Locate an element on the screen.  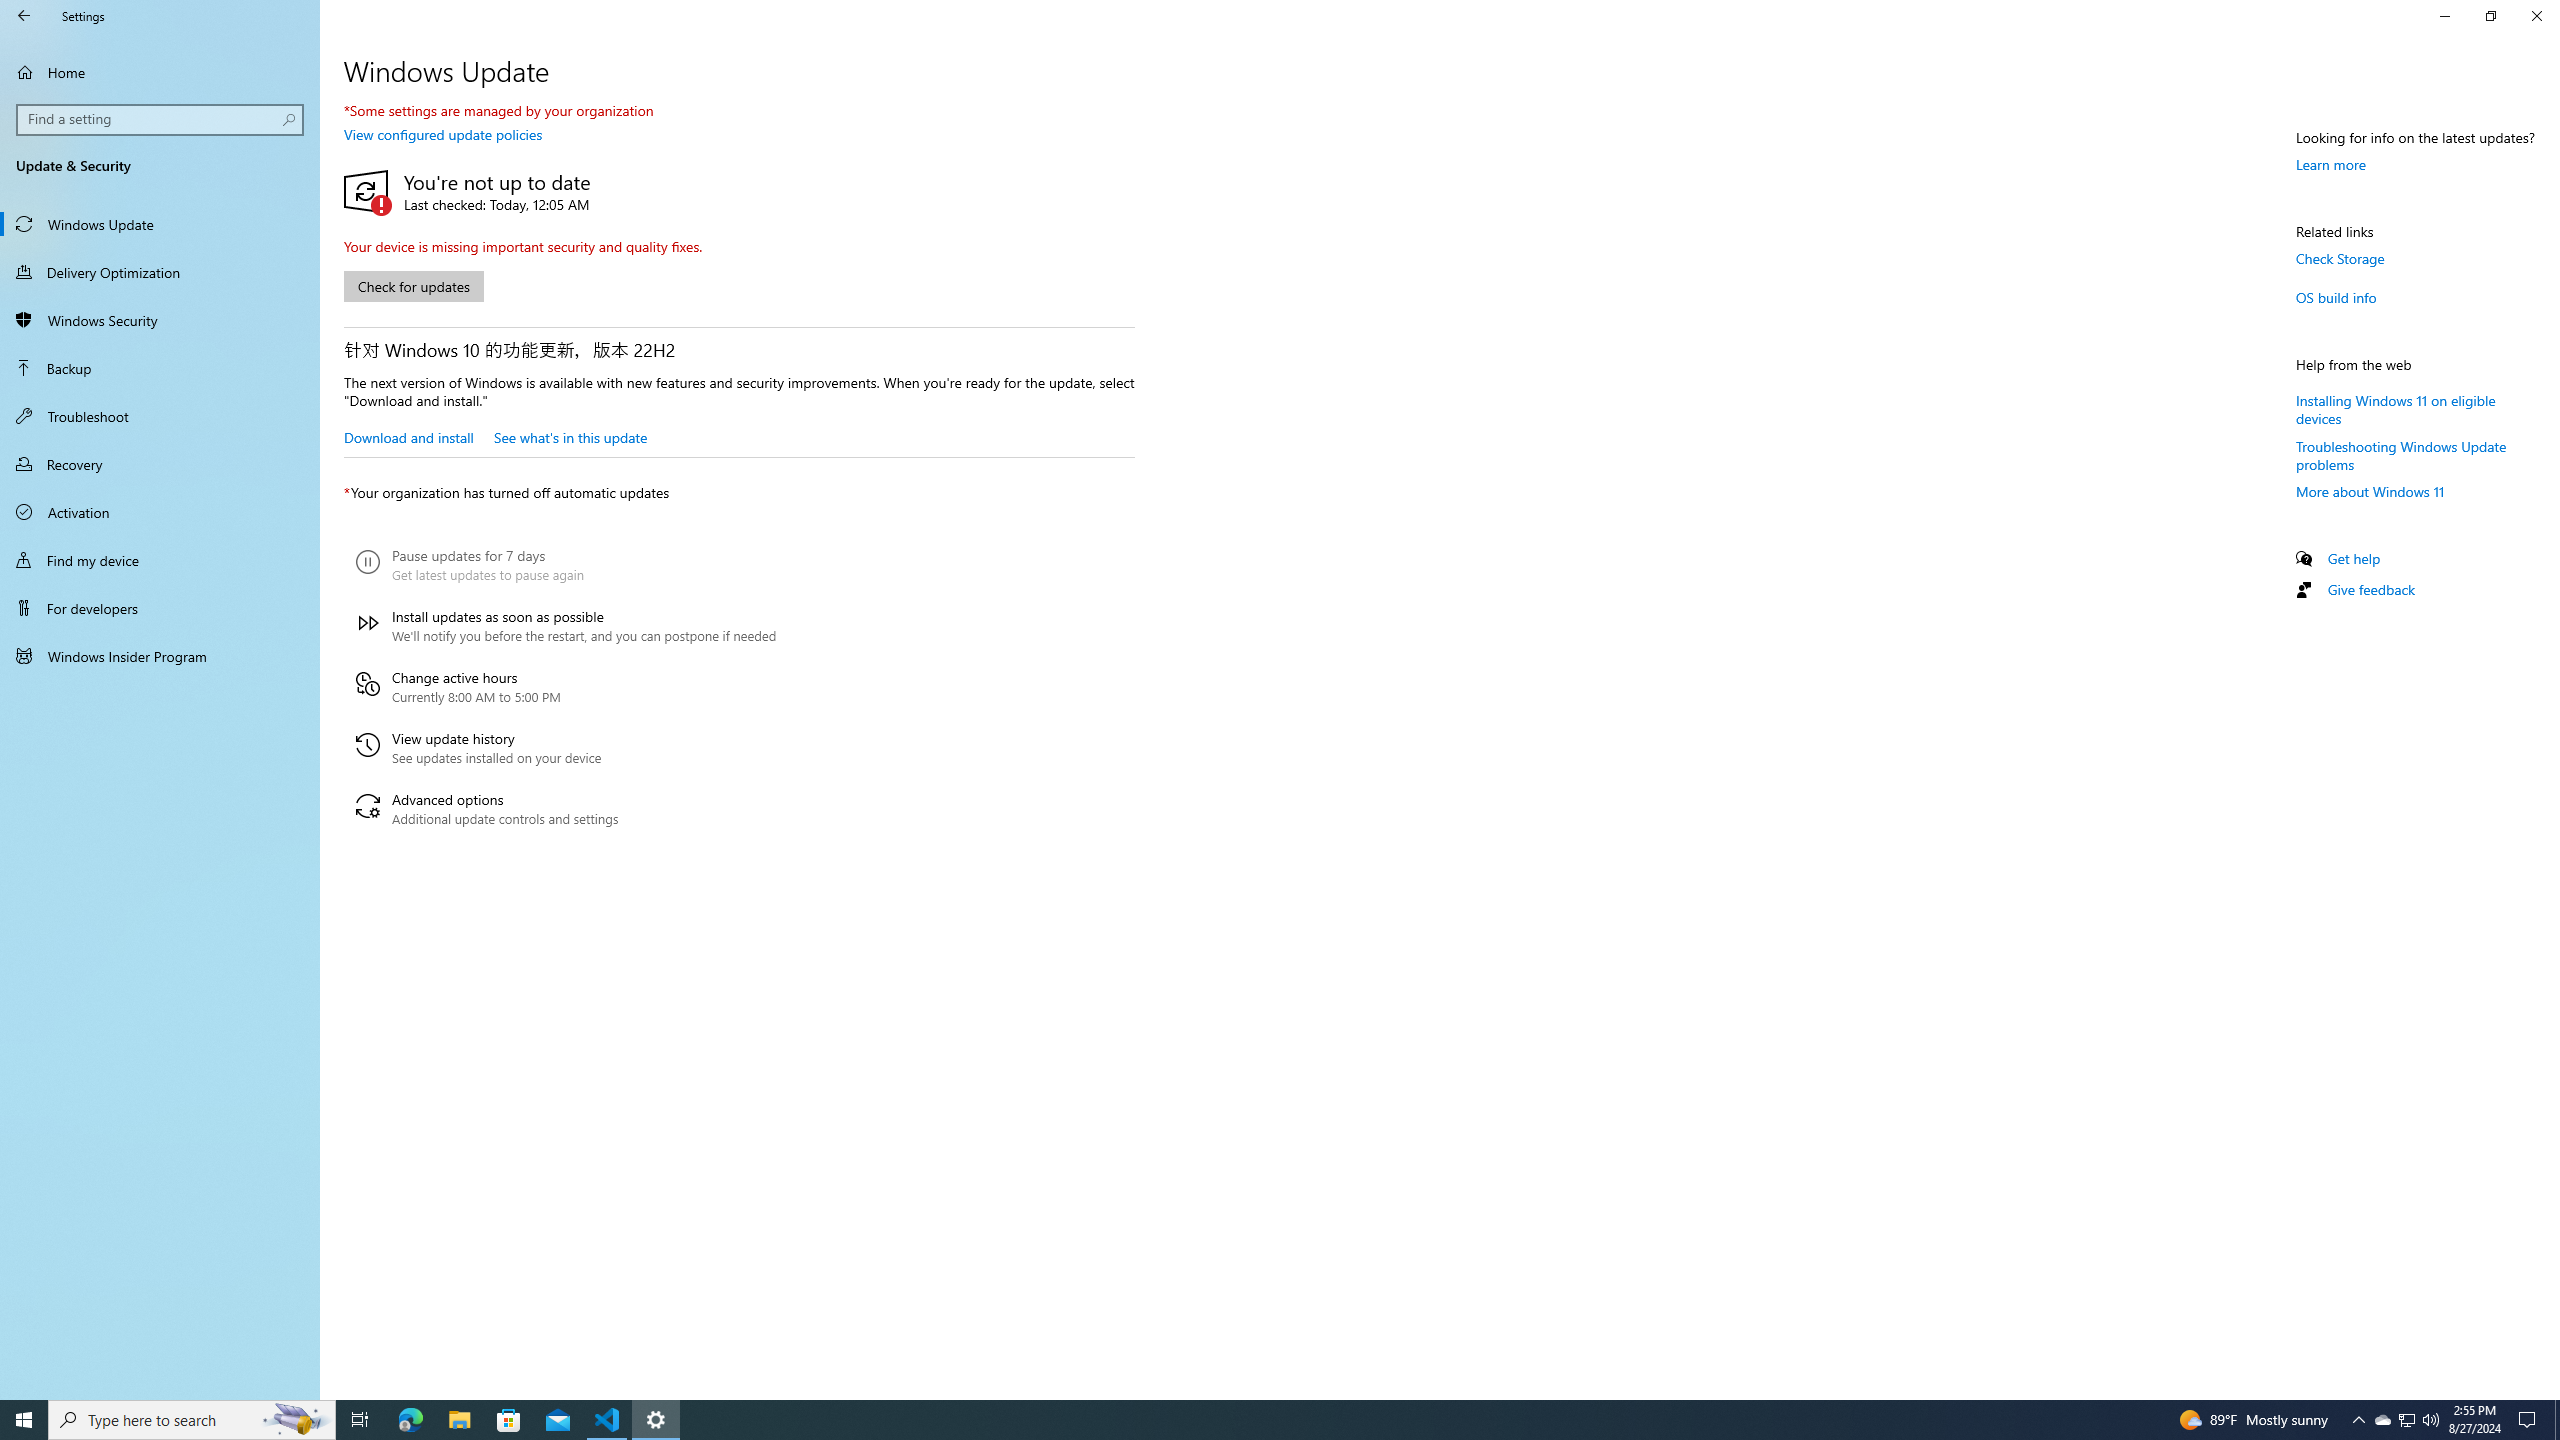
'Visual Studio Code - 1 running window' is located at coordinates (607, 1418).